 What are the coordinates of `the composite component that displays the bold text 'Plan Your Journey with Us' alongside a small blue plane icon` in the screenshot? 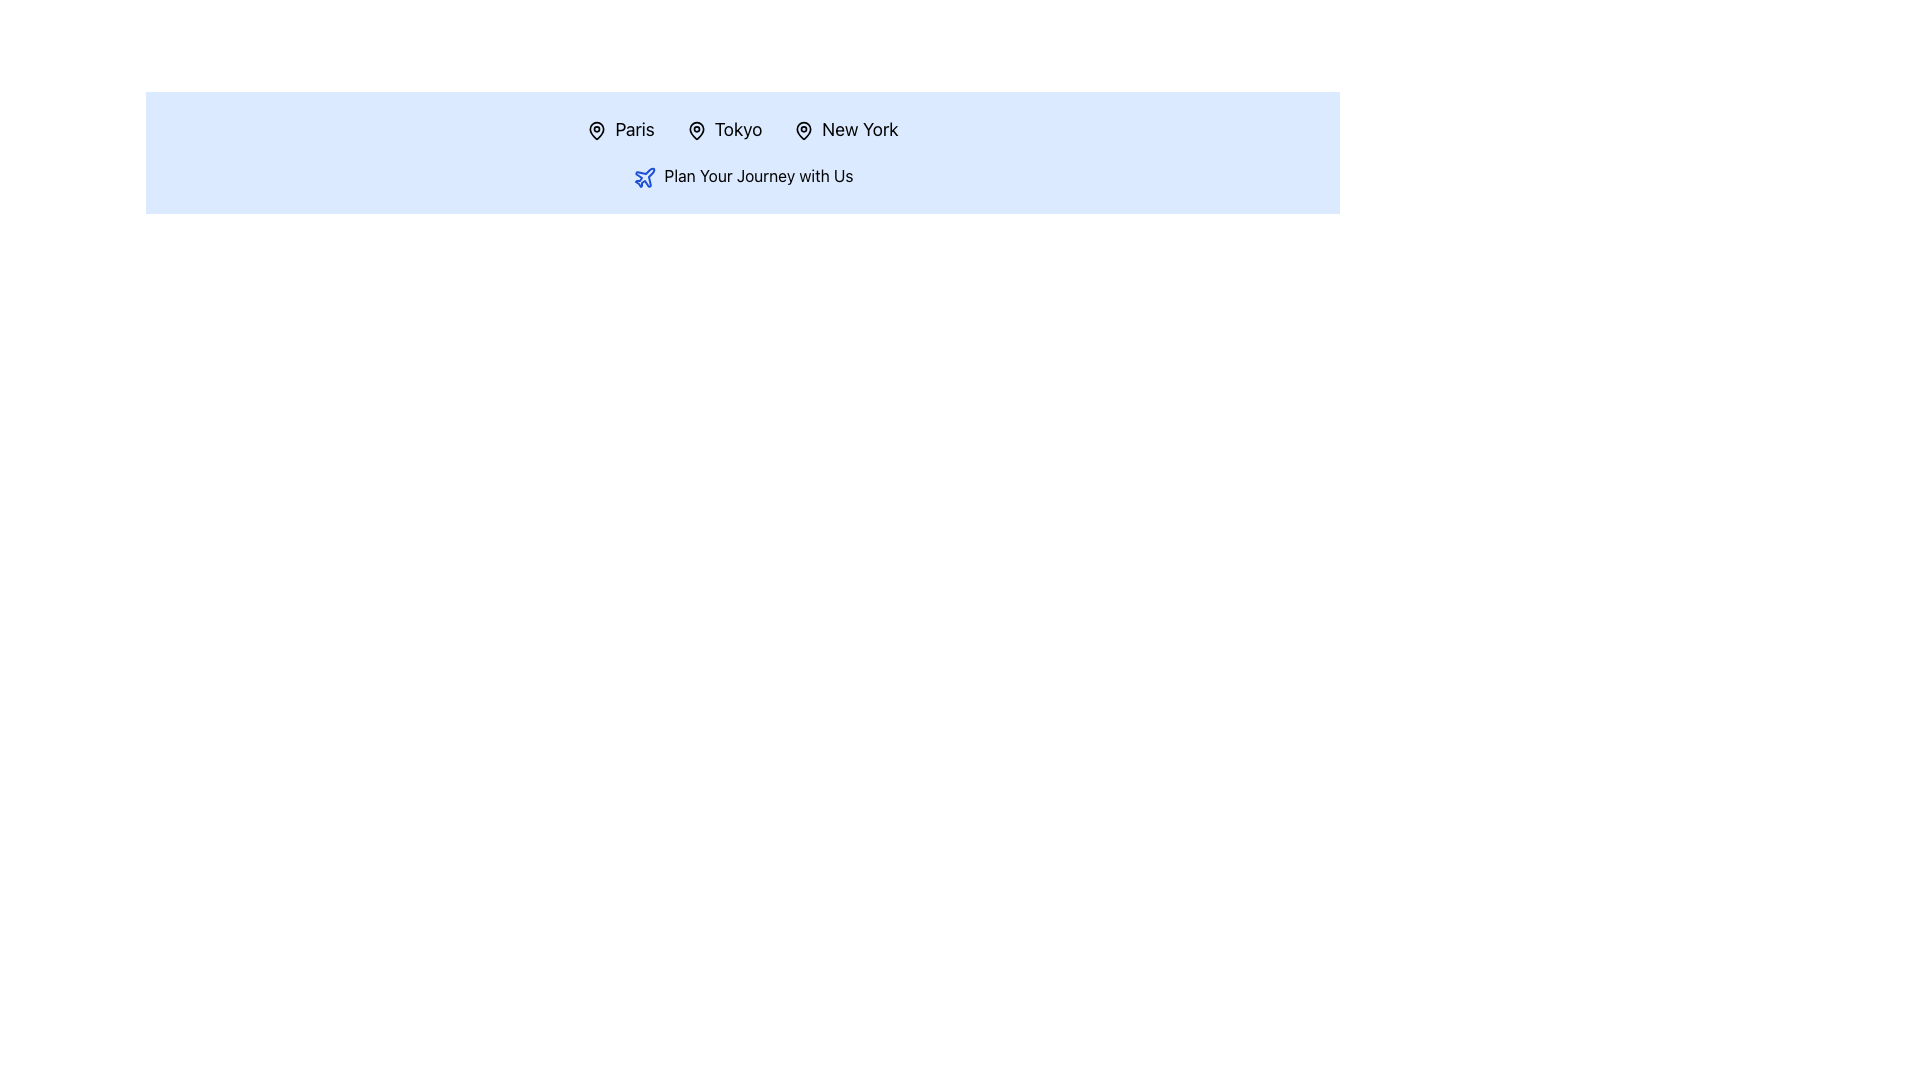 It's located at (742, 175).